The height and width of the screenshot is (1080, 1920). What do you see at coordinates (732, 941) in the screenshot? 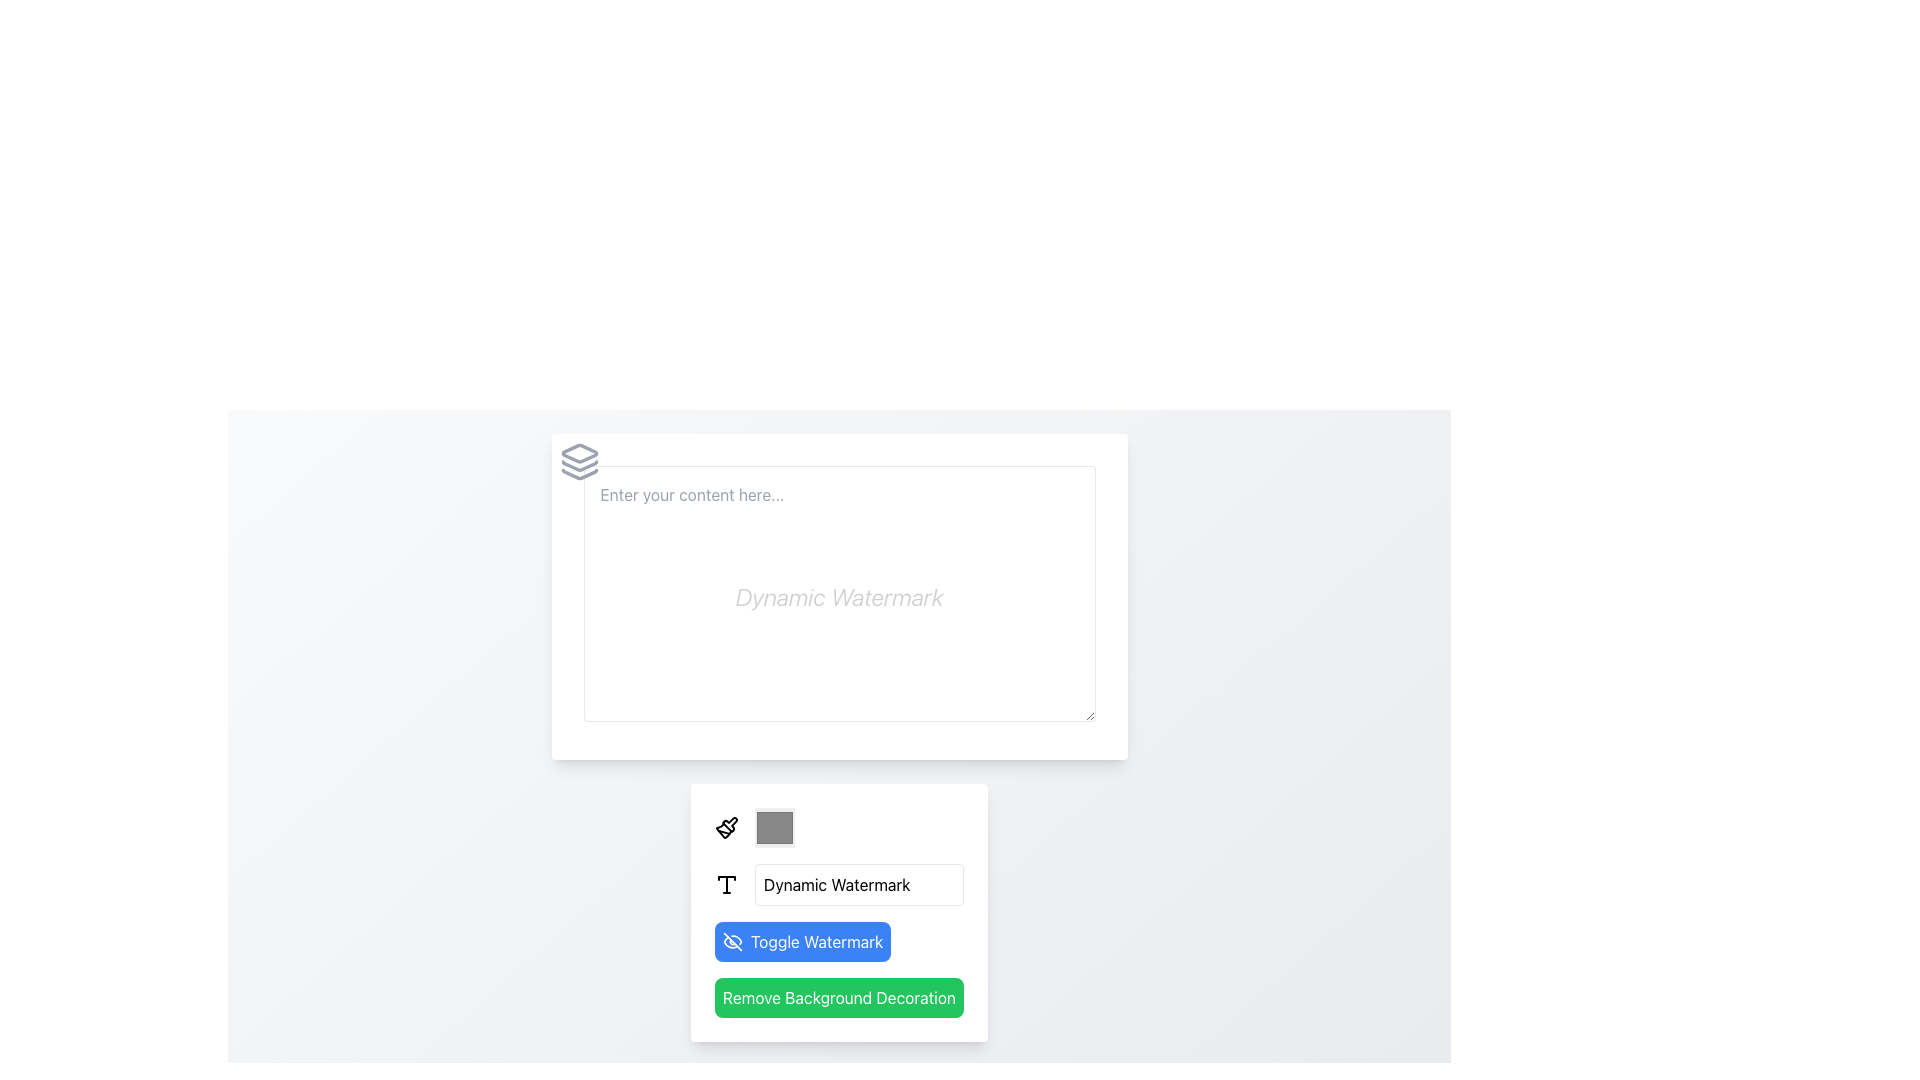
I see `the toggle icon for the watermark visibility feature located to the left of the 'Toggle Watermark' button to check its current state` at bounding box center [732, 941].